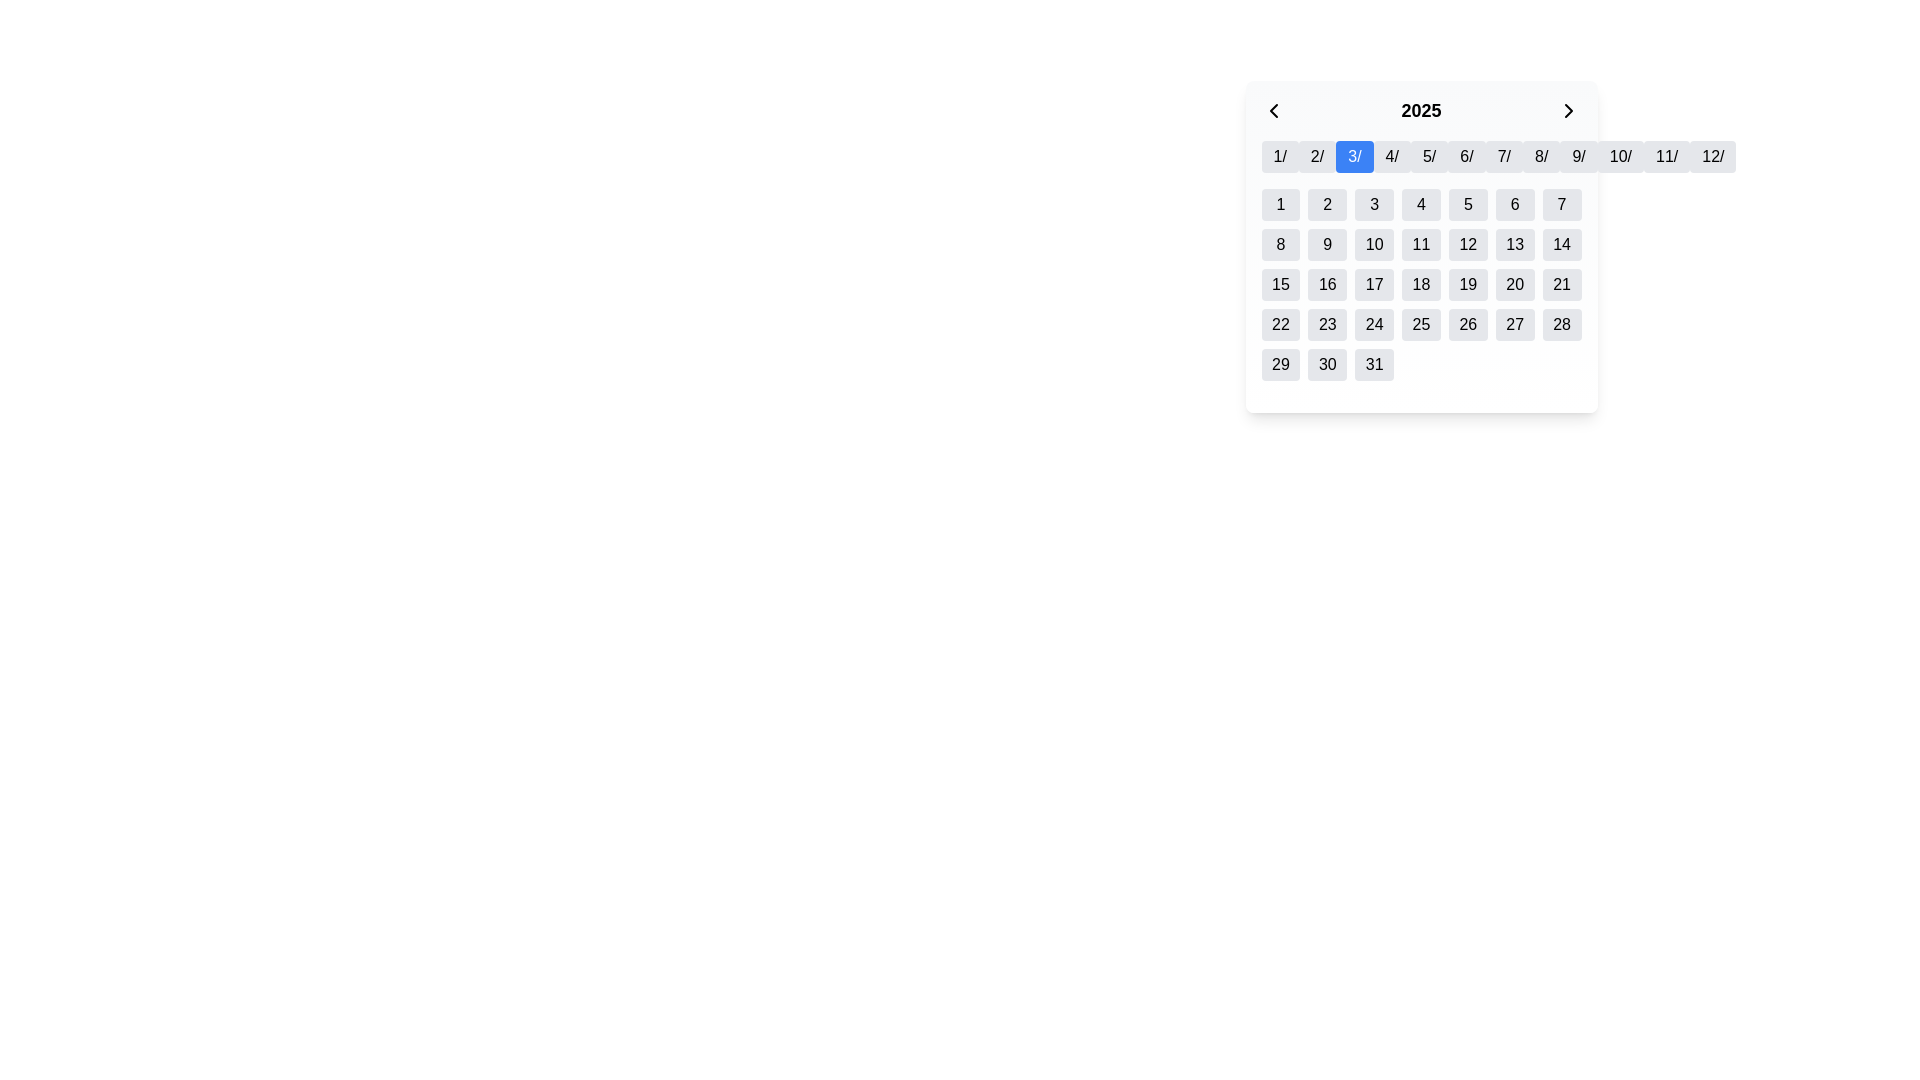 The height and width of the screenshot is (1080, 1920). I want to click on the small rectangular button with a light gray background and the number '18' centered in black text, so click(1420, 285).